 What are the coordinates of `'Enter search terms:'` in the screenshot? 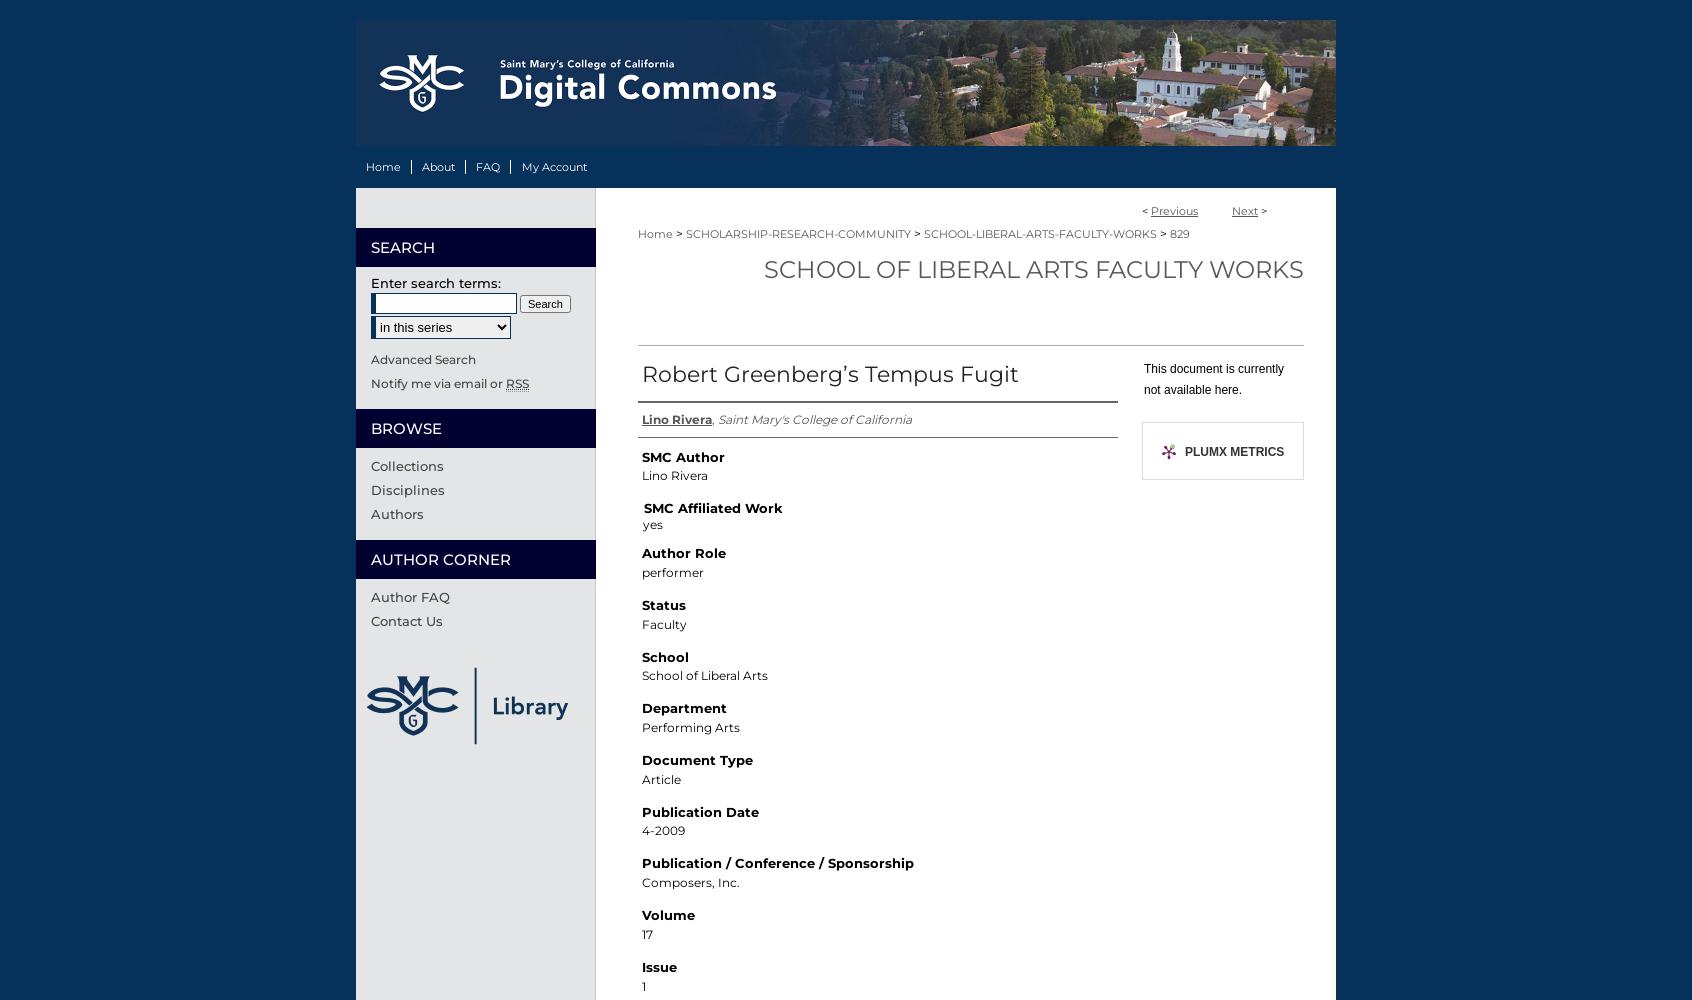 It's located at (435, 283).